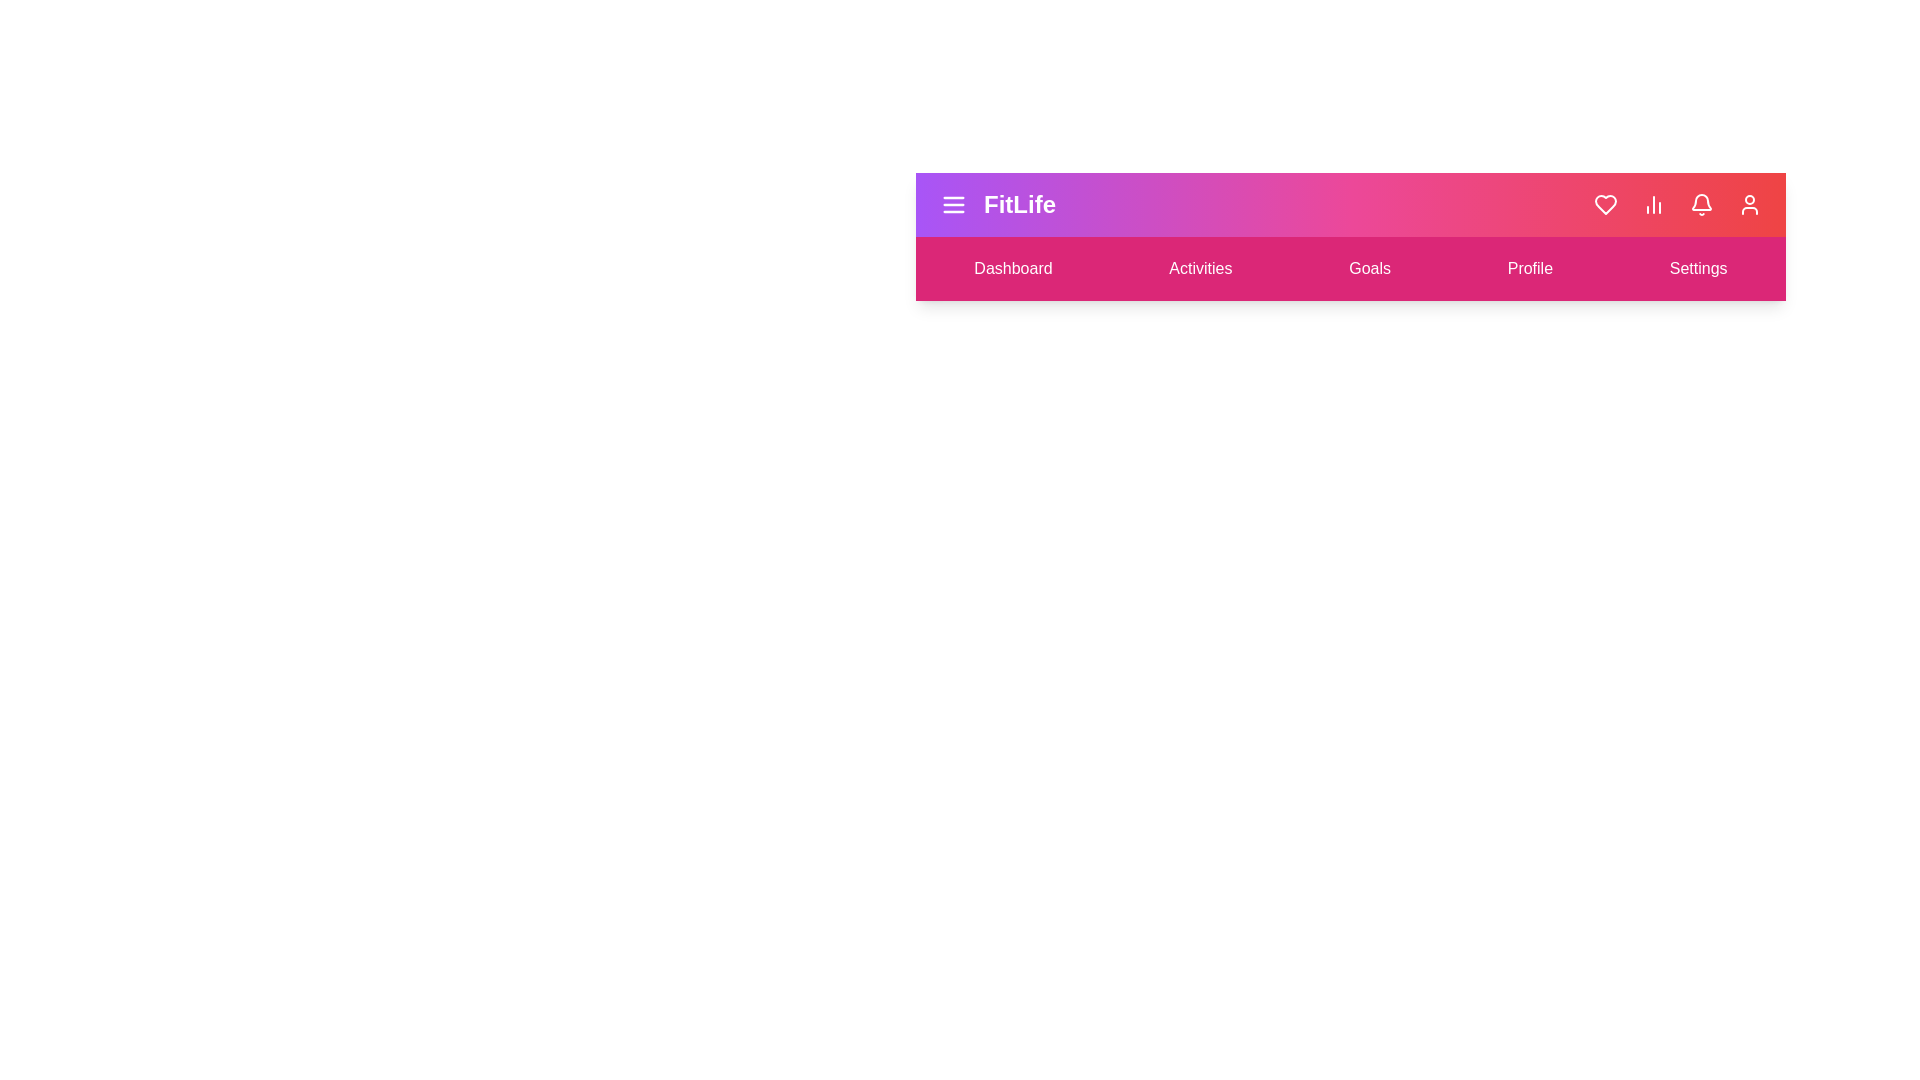  I want to click on the bar chart icon to view statistics, so click(1654, 204).